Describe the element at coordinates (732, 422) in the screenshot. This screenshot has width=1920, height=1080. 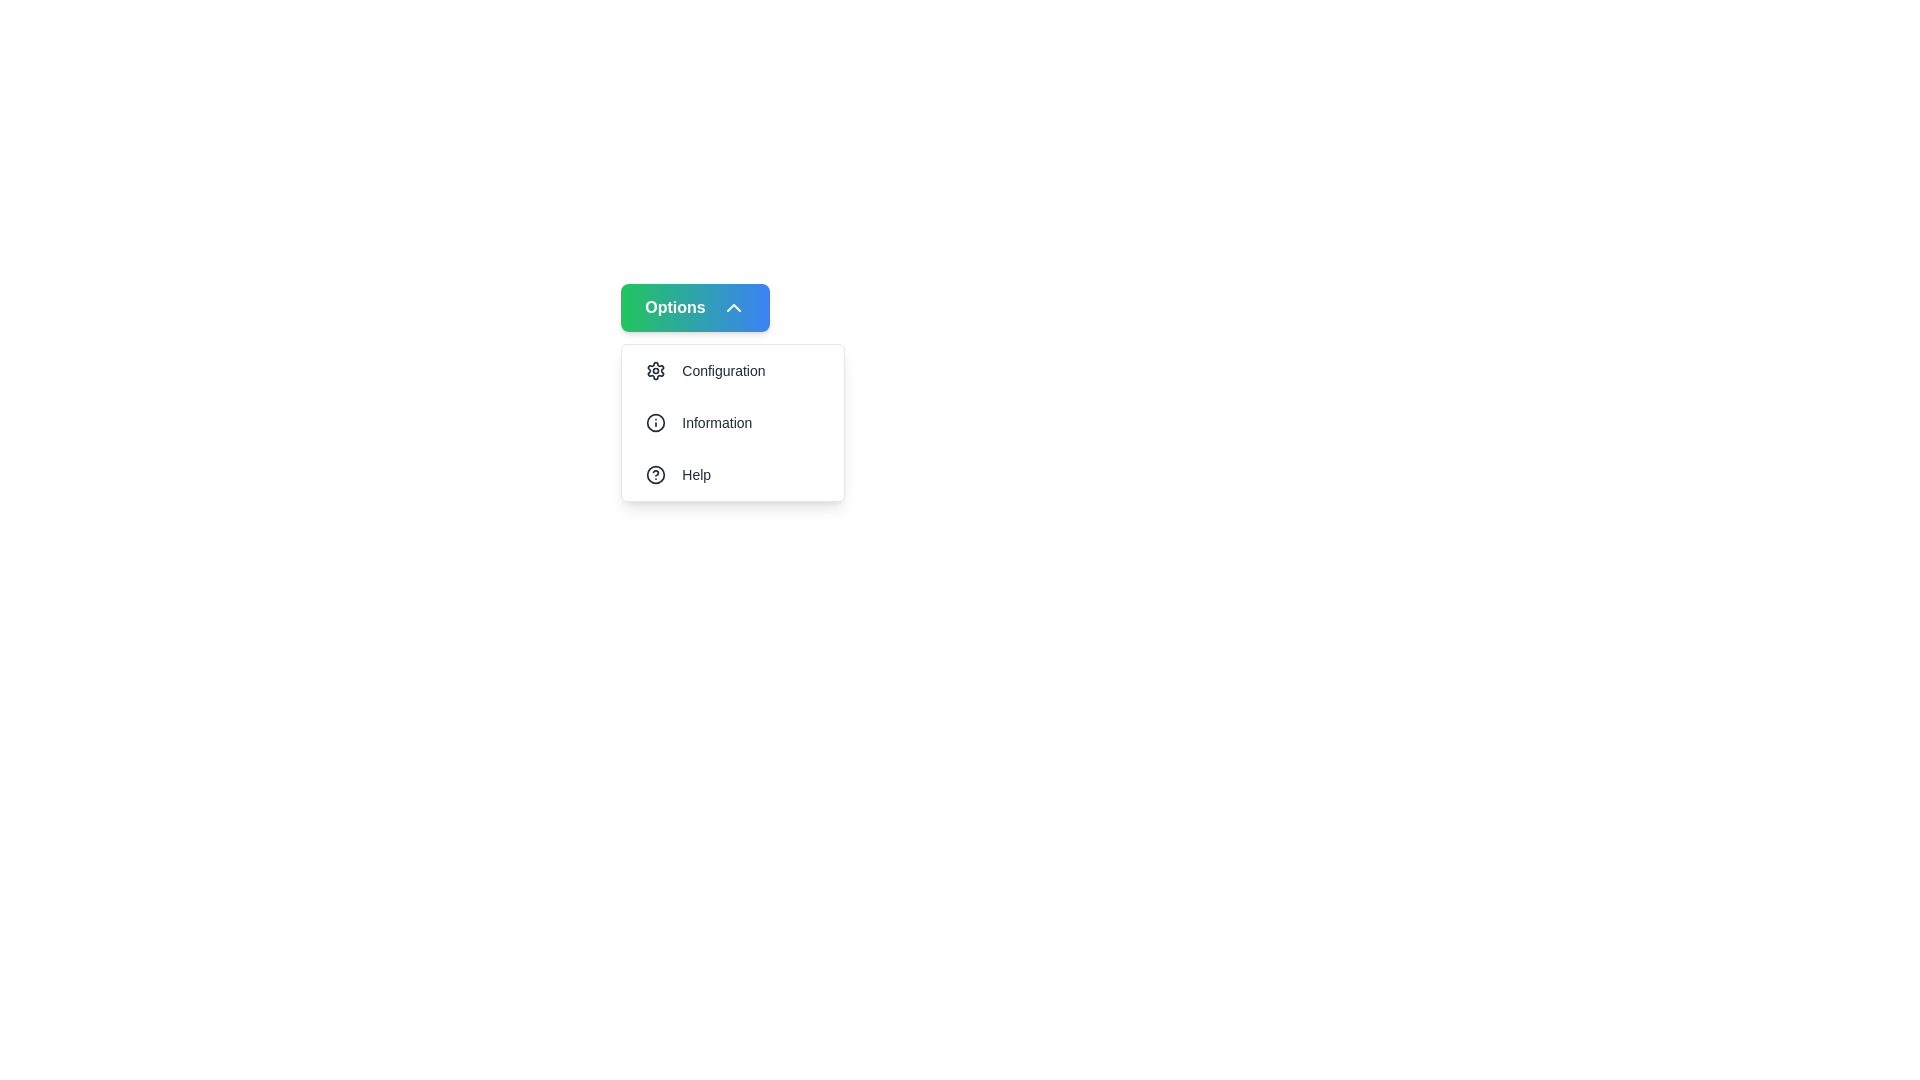
I see `the second item in the dropdown menu labeled 'Information'` at that location.